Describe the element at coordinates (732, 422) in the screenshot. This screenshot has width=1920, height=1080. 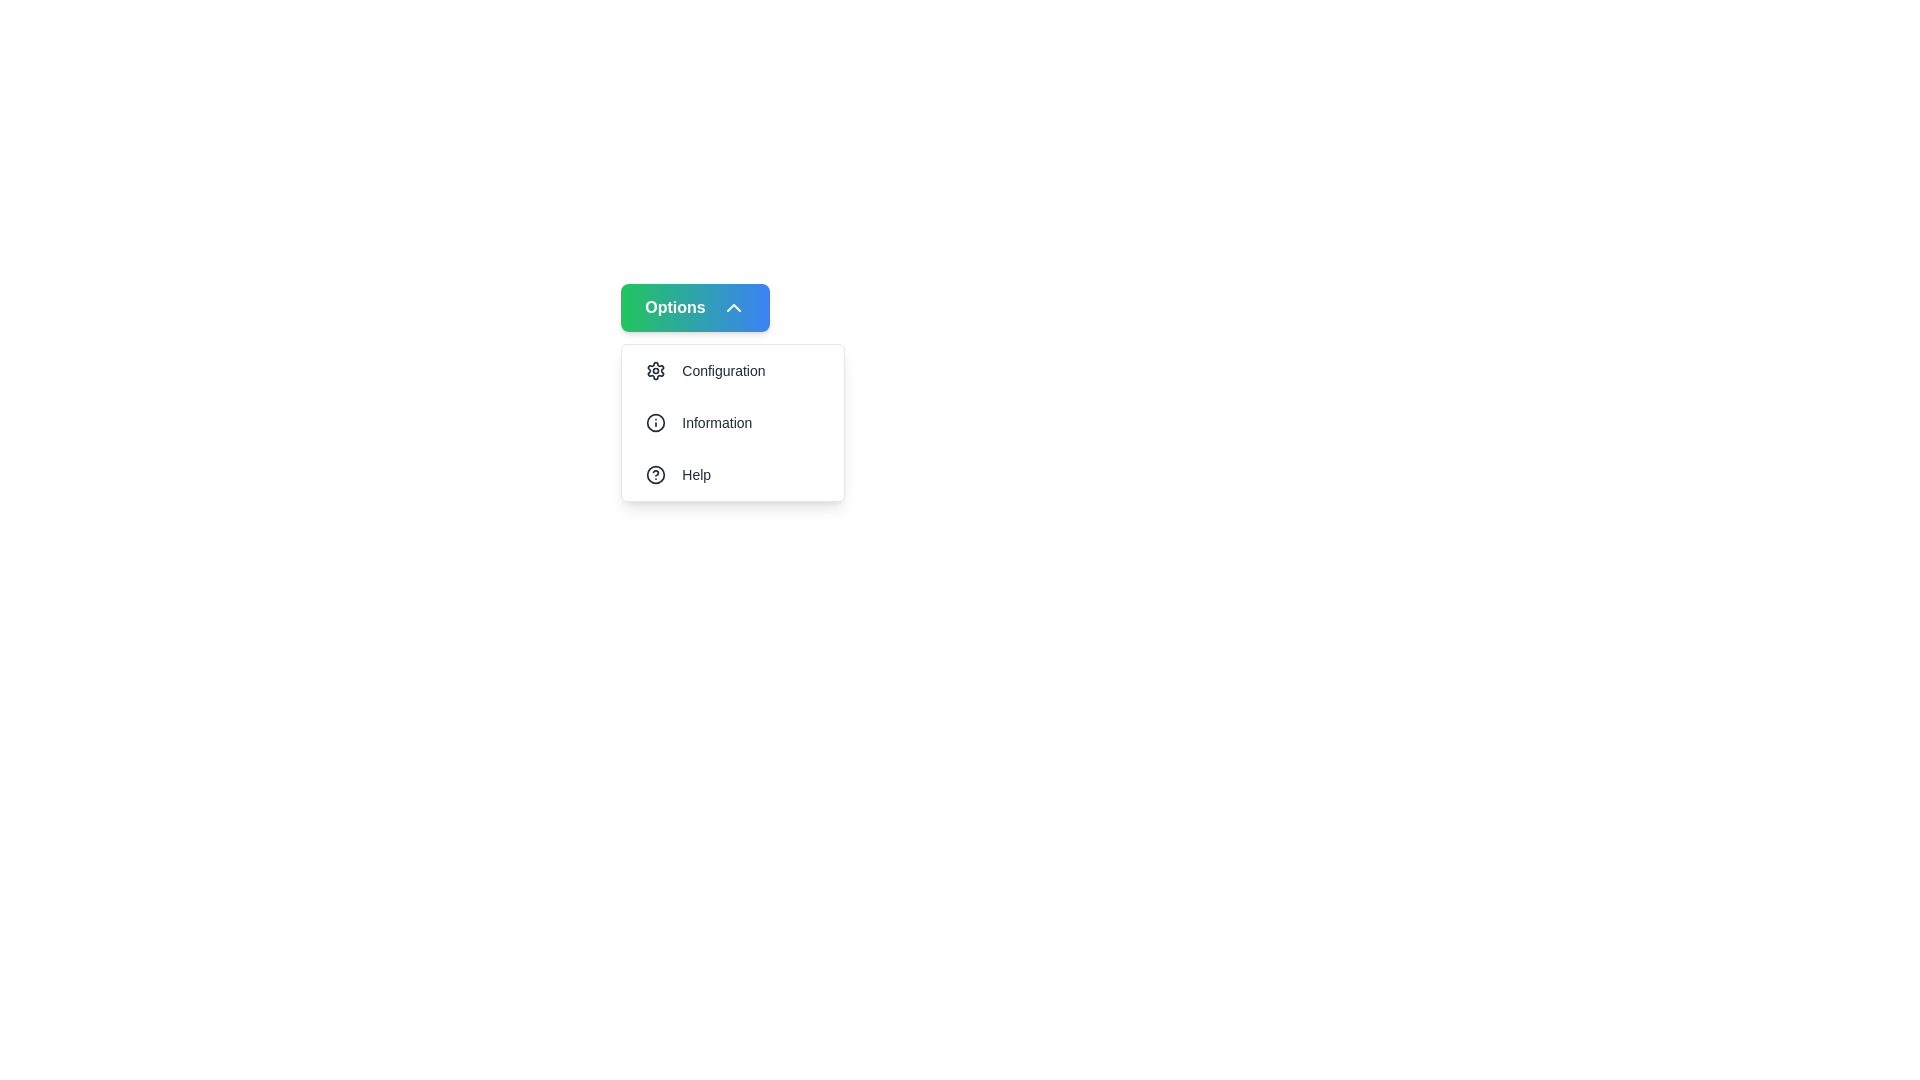
I see `the second item in the dropdown menu labeled 'Information'` at that location.